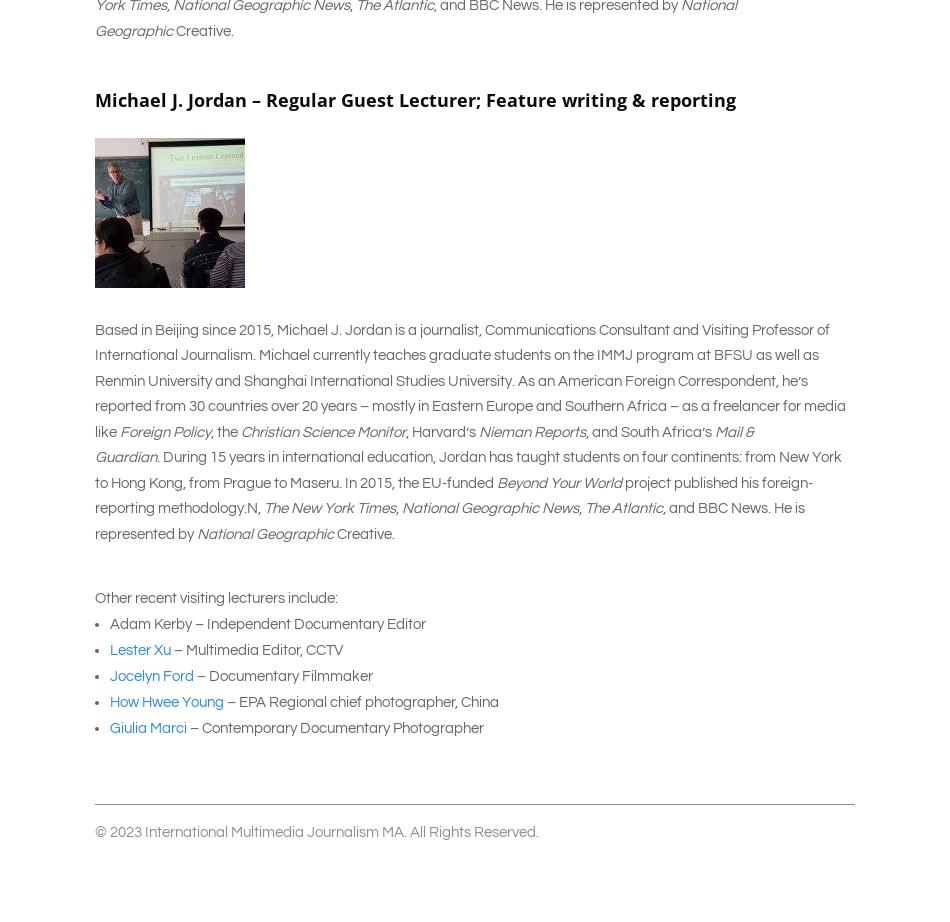 Image resolution: width=950 pixels, height=922 pixels. What do you see at coordinates (226, 430) in the screenshot?
I see `', the'` at bounding box center [226, 430].